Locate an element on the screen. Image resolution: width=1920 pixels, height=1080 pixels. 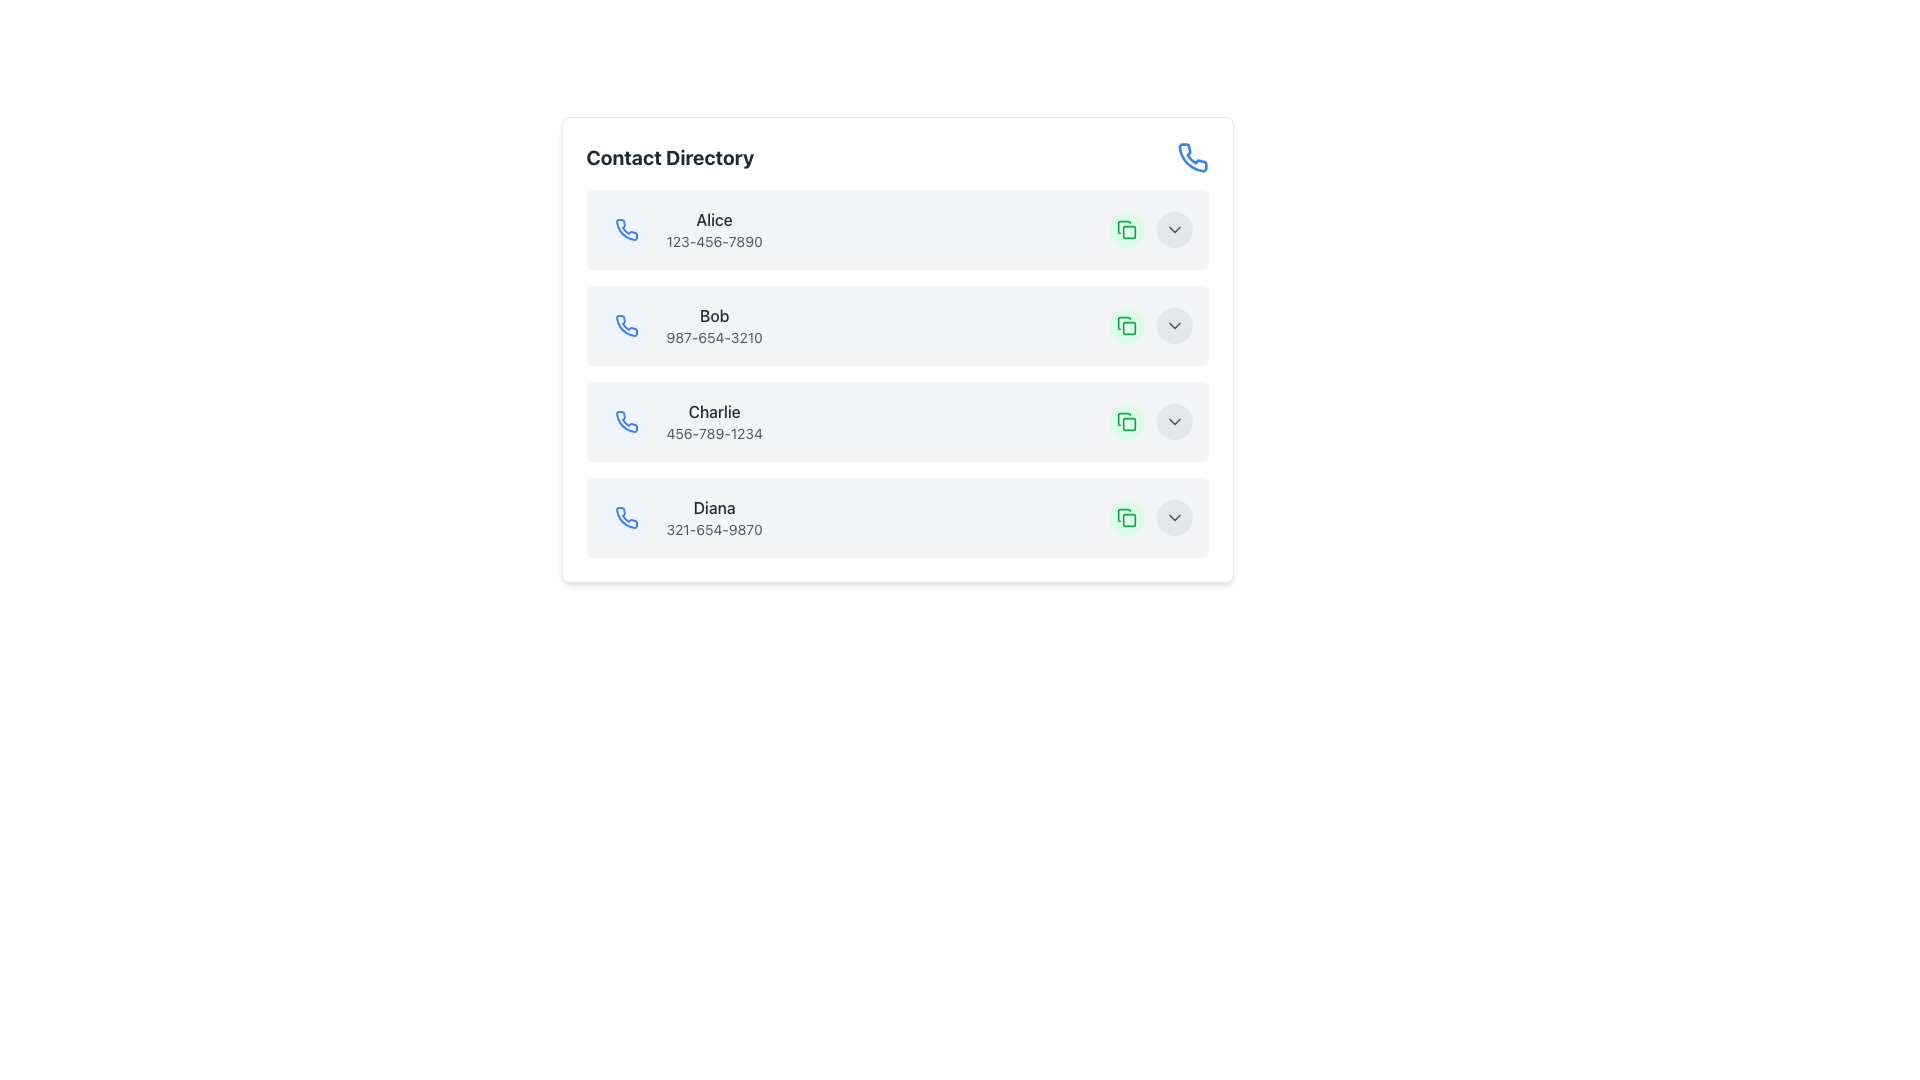
an entry in the contact list is located at coordinates (896, 349).